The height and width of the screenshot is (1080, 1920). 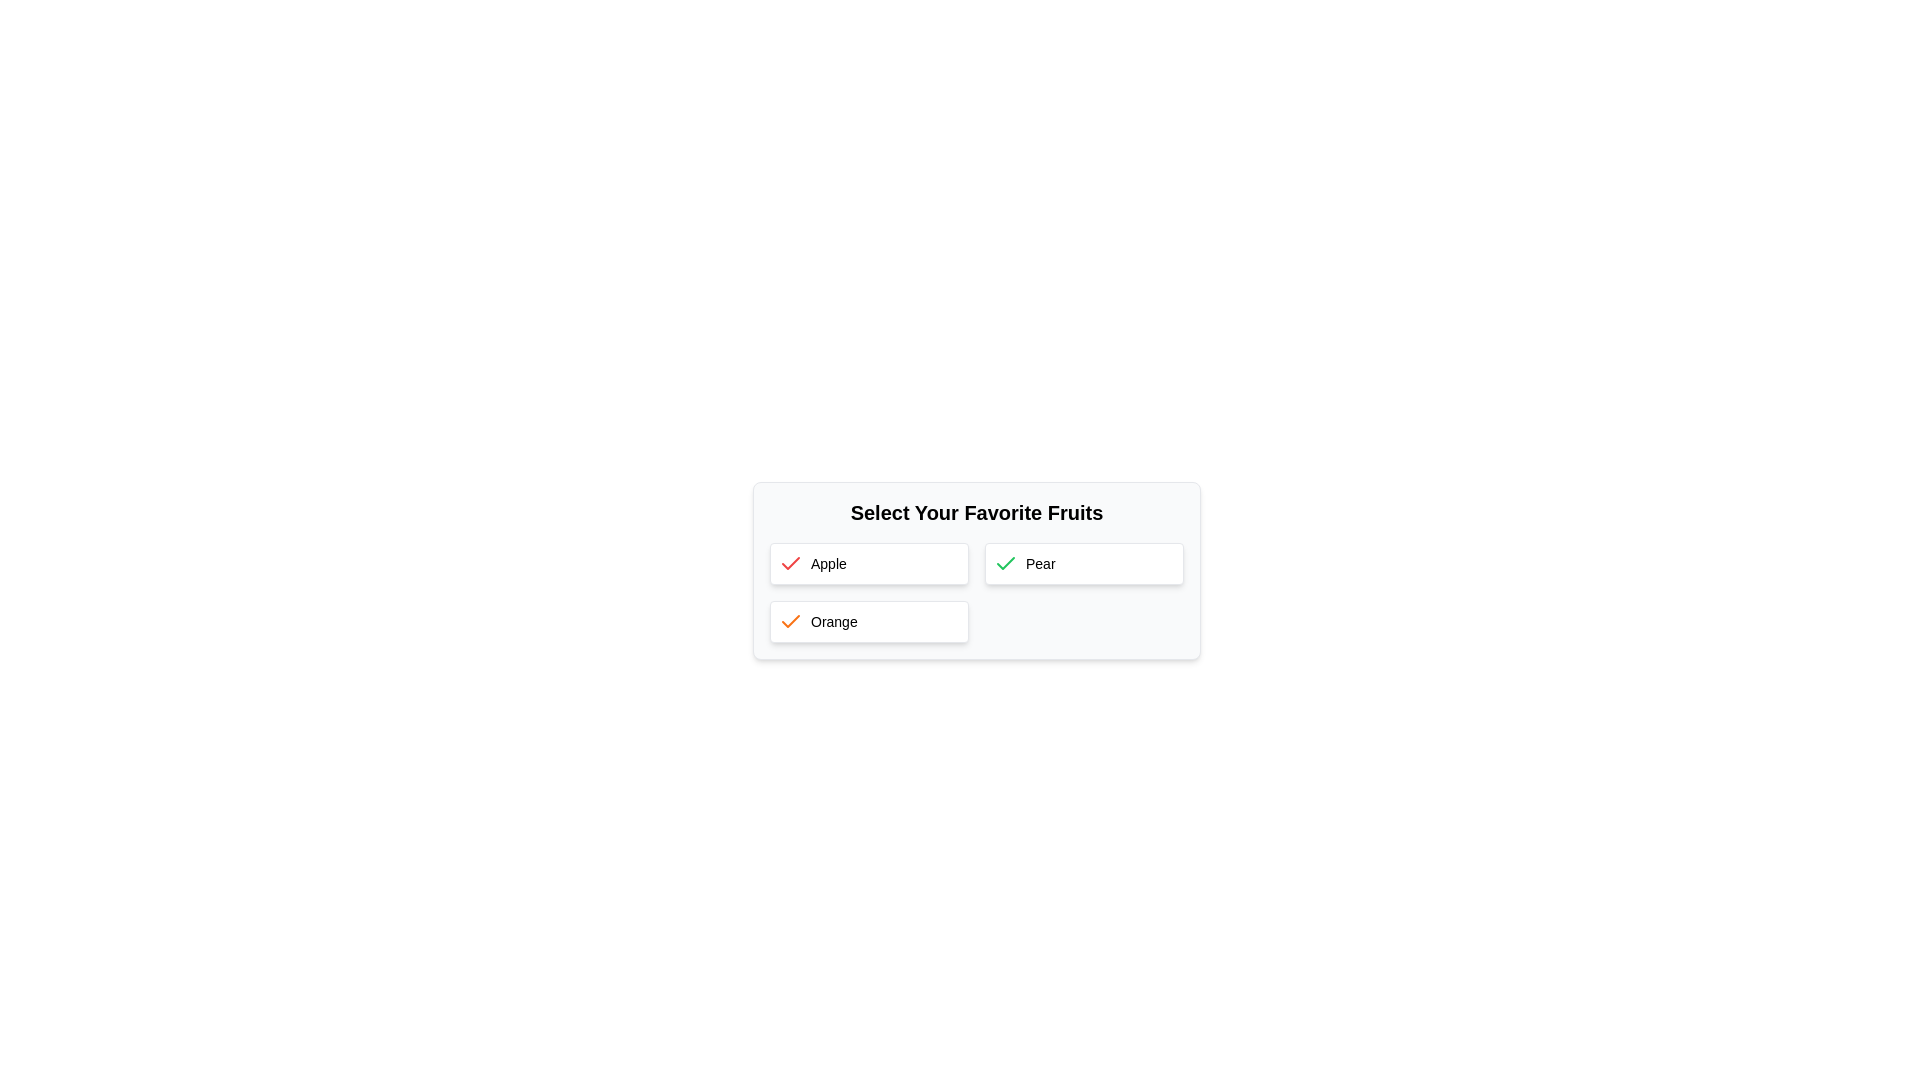 I want to click on the text label displaying 'Orange' located in the 'Select Your Favorite Fruits' section, which is positioned to the right of an orange checkmark icon, so click(x=834, y=620).